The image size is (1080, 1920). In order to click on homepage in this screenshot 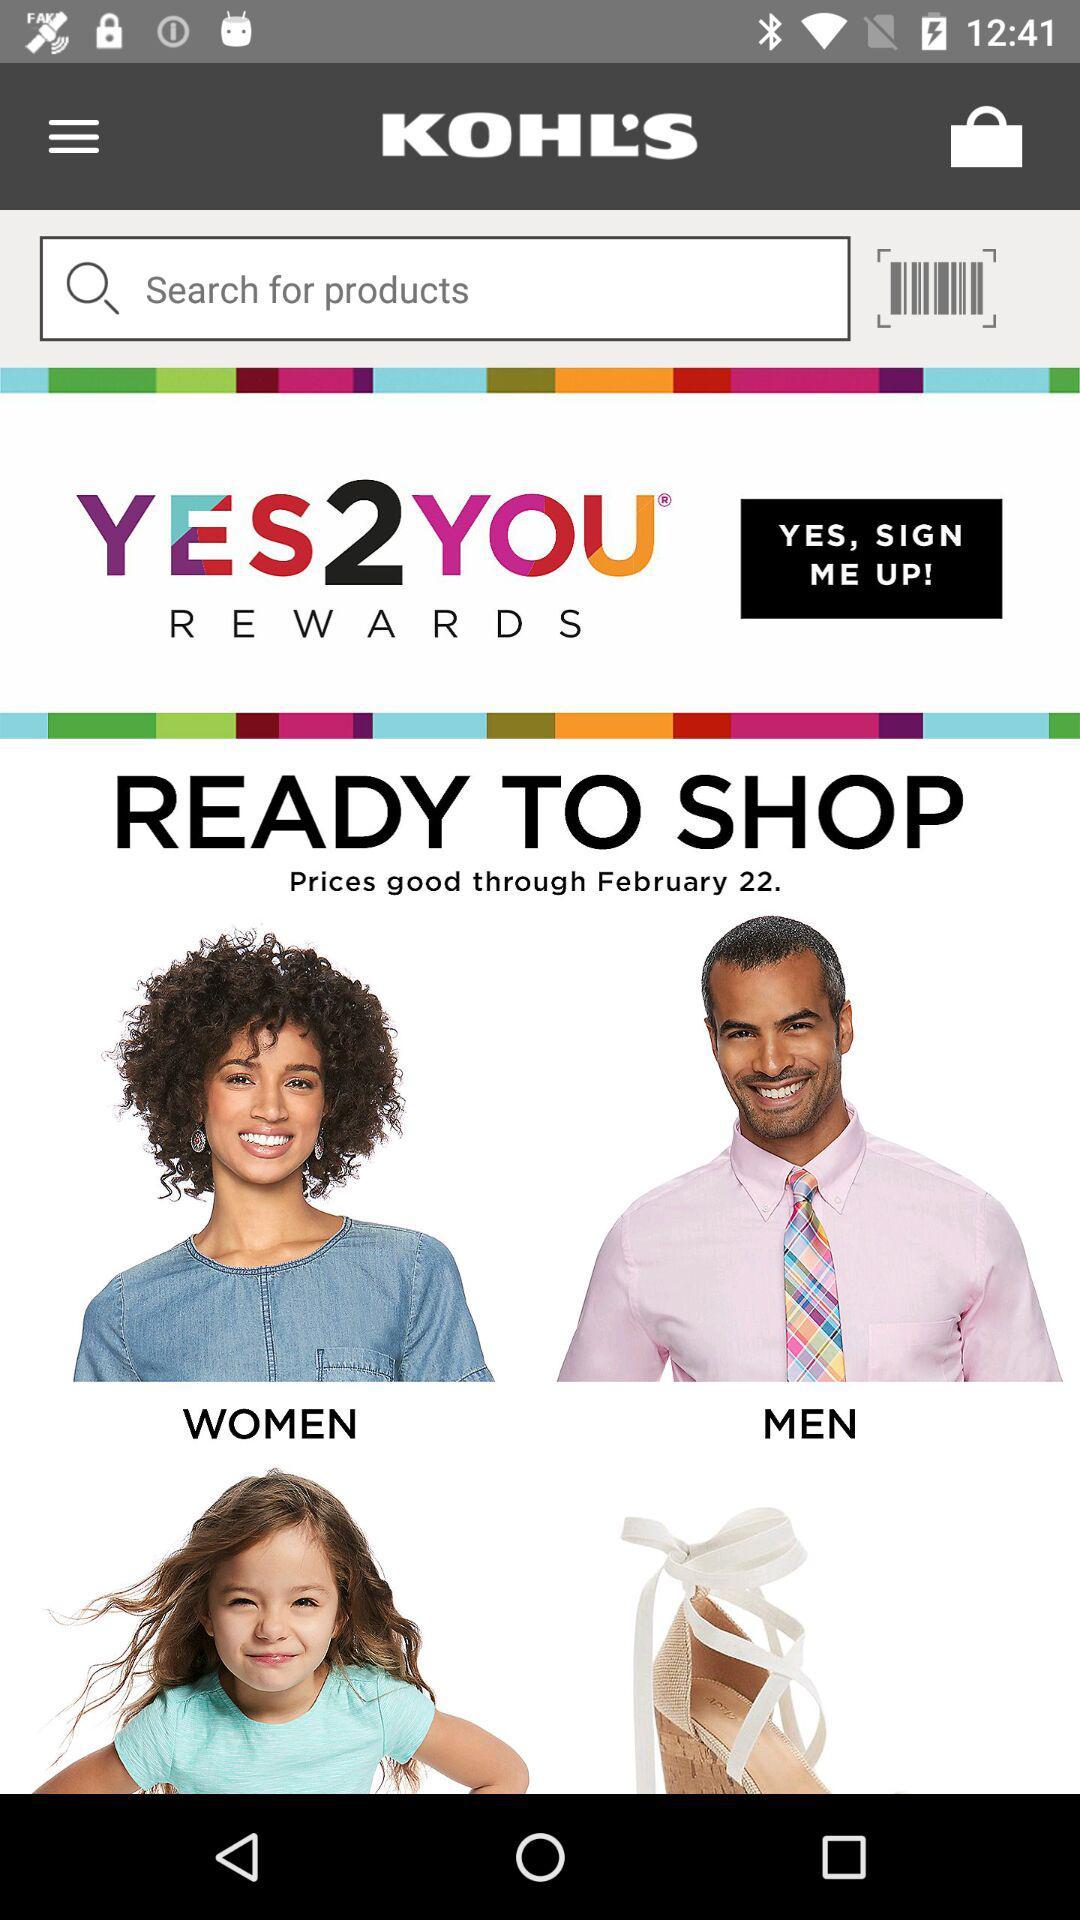, I will do `click(540, 135)`.